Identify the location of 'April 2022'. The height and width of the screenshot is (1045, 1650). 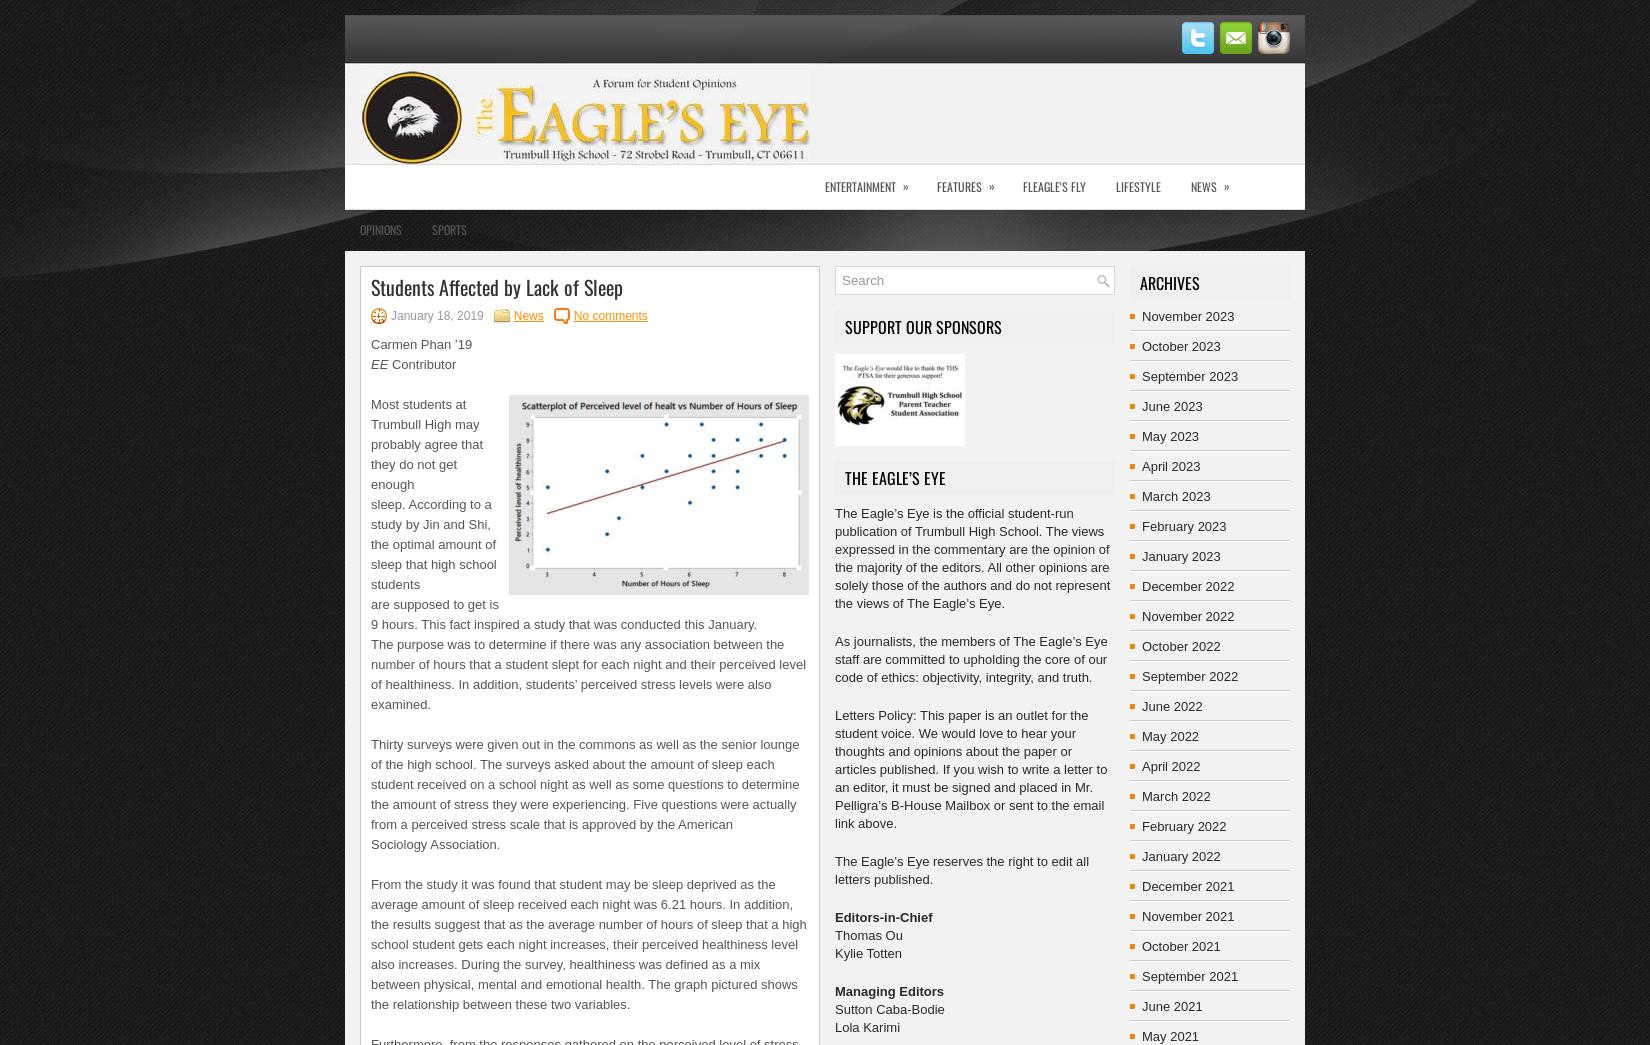
(1141, 766).